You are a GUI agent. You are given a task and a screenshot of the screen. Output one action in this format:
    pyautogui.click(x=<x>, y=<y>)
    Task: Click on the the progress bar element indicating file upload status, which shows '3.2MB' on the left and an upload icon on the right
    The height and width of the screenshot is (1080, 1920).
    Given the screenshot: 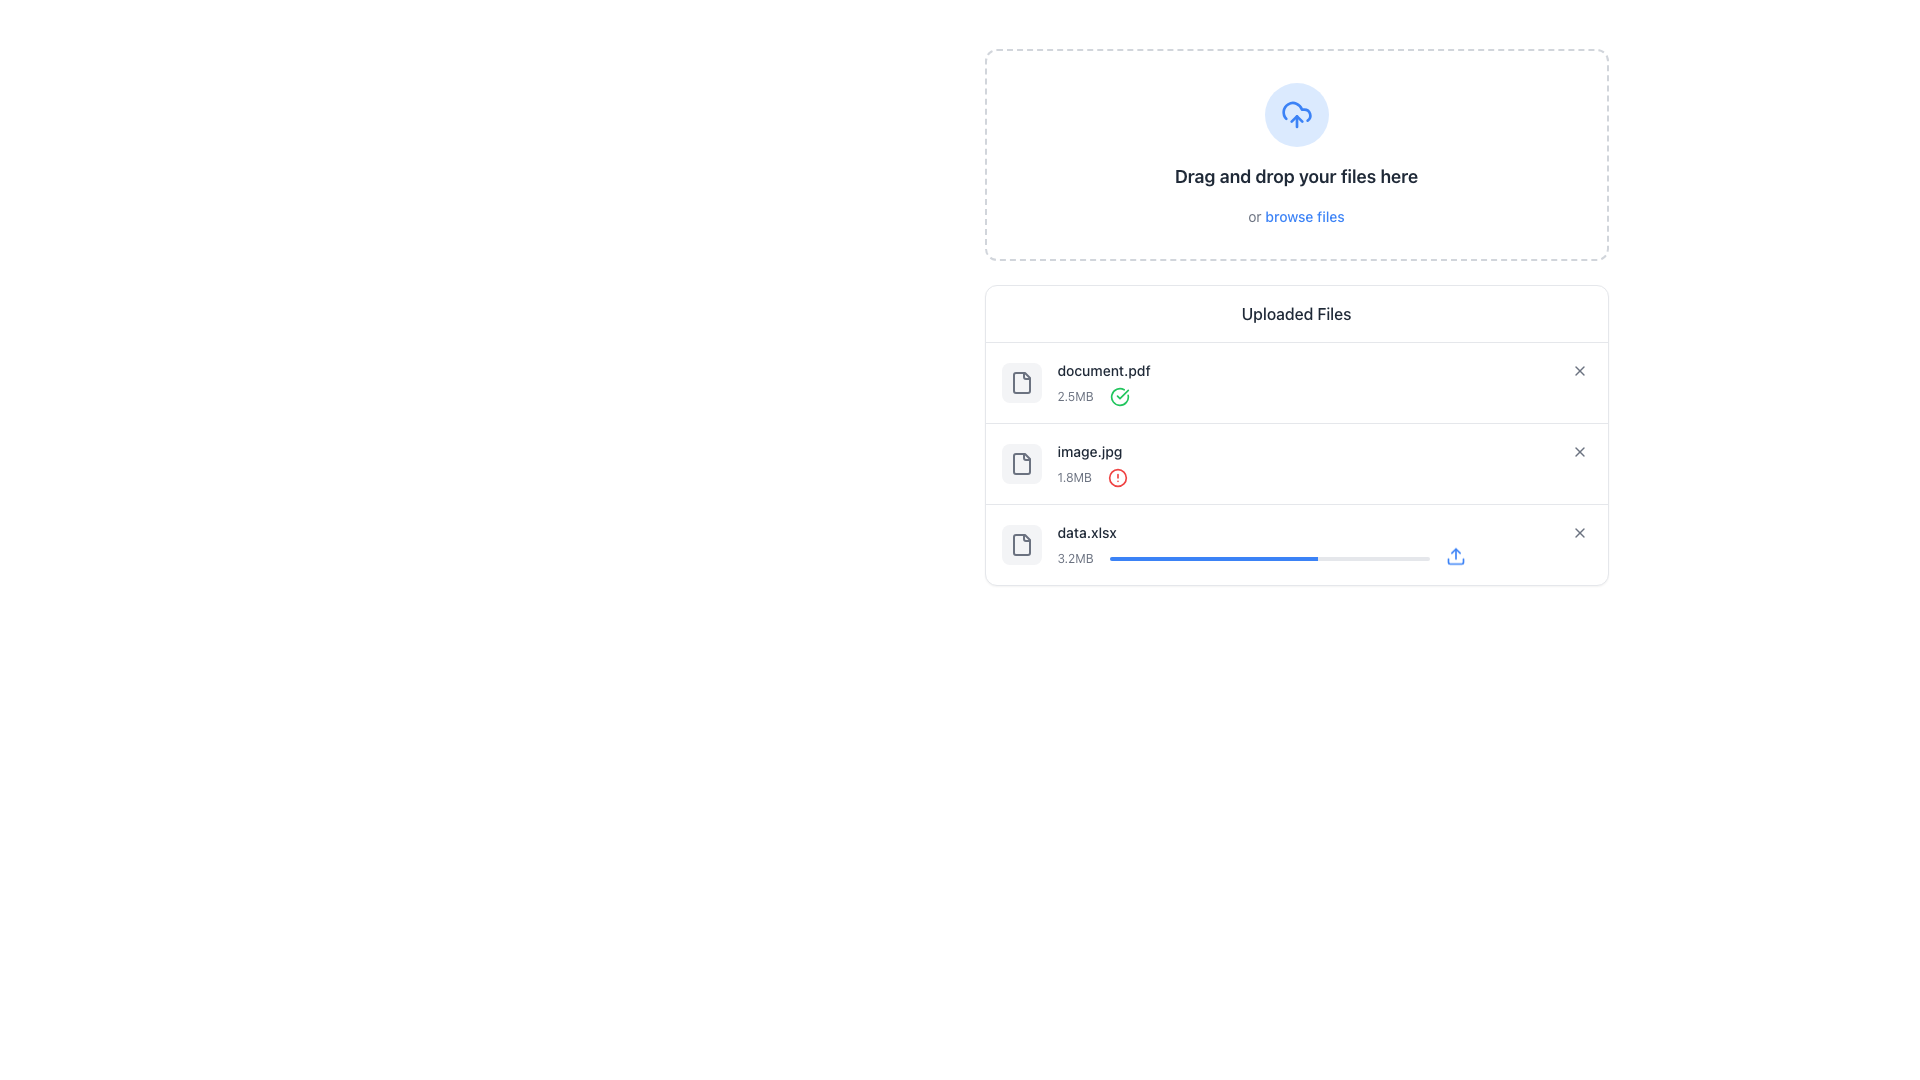 What is the action you would take?
    pyautogui.click(x=1324, y=559)
    